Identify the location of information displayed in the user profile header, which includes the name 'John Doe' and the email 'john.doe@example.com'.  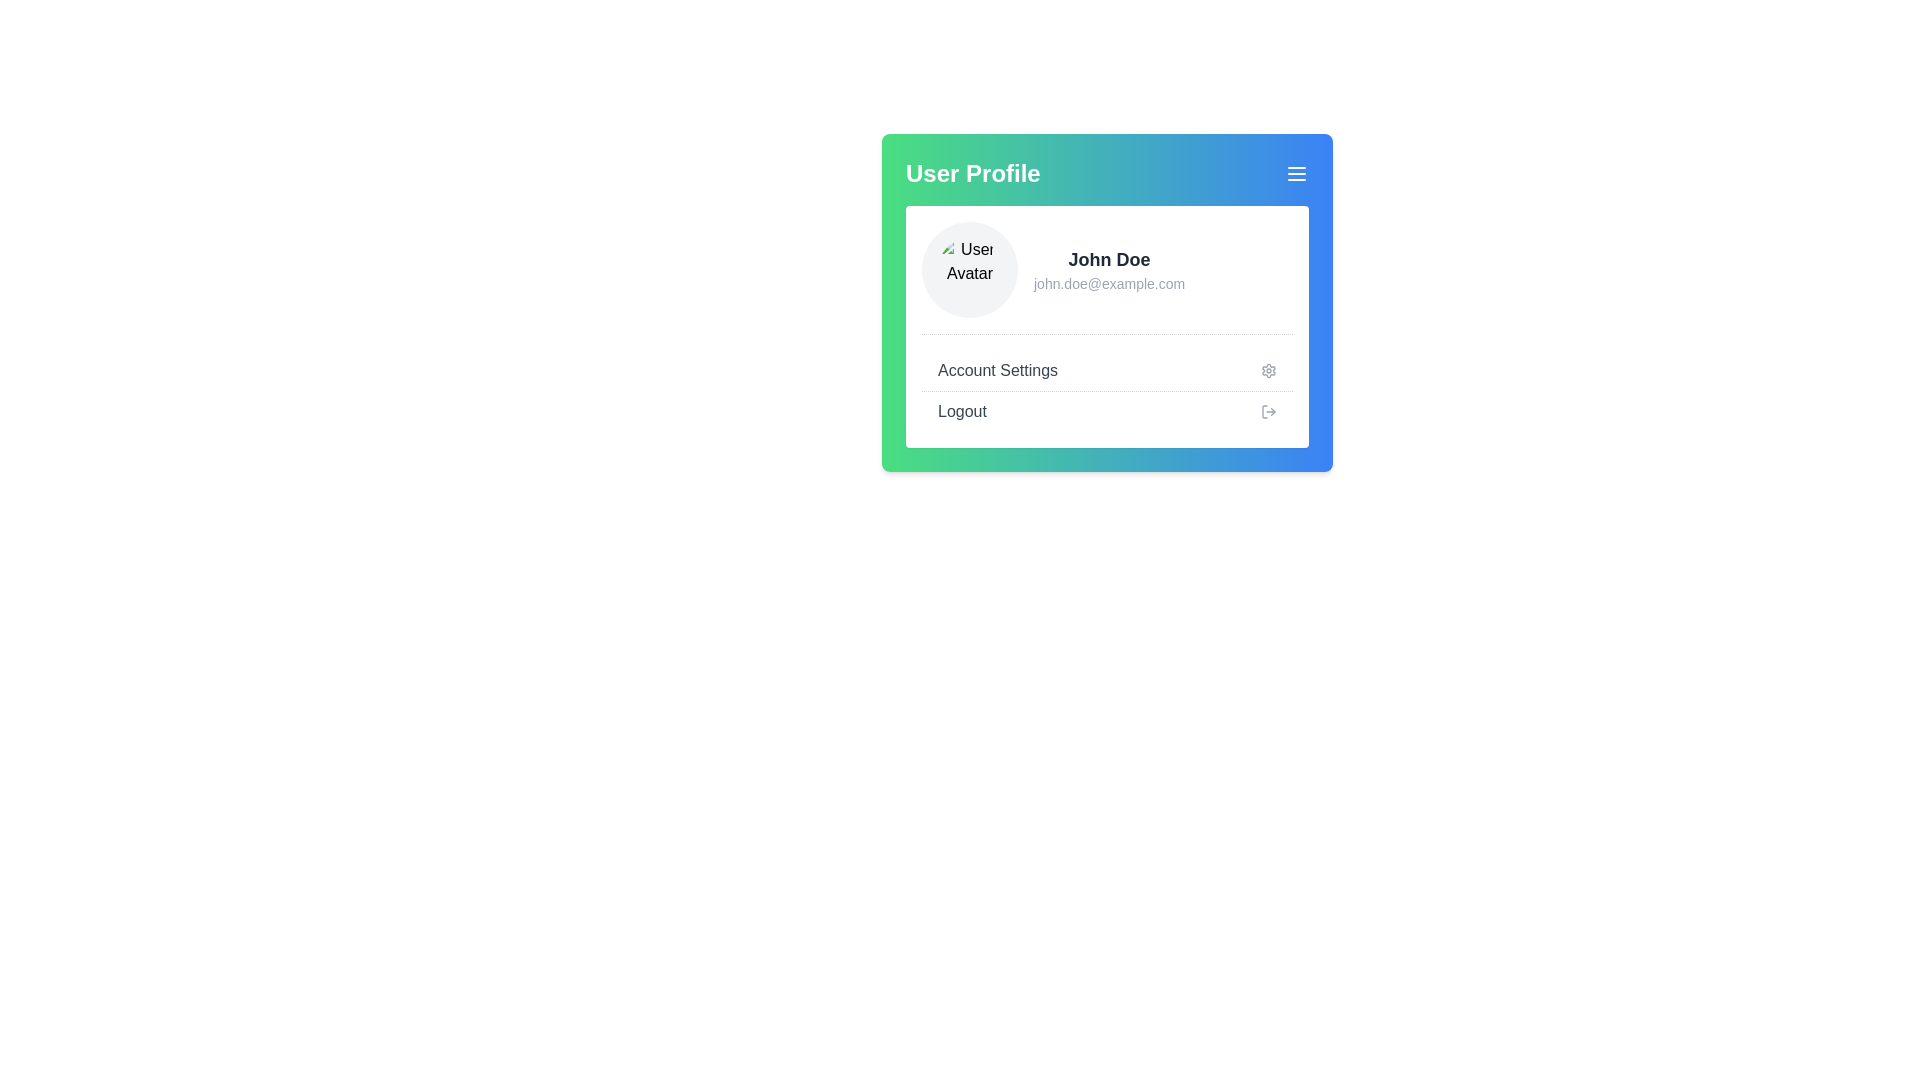
(1106, 270).